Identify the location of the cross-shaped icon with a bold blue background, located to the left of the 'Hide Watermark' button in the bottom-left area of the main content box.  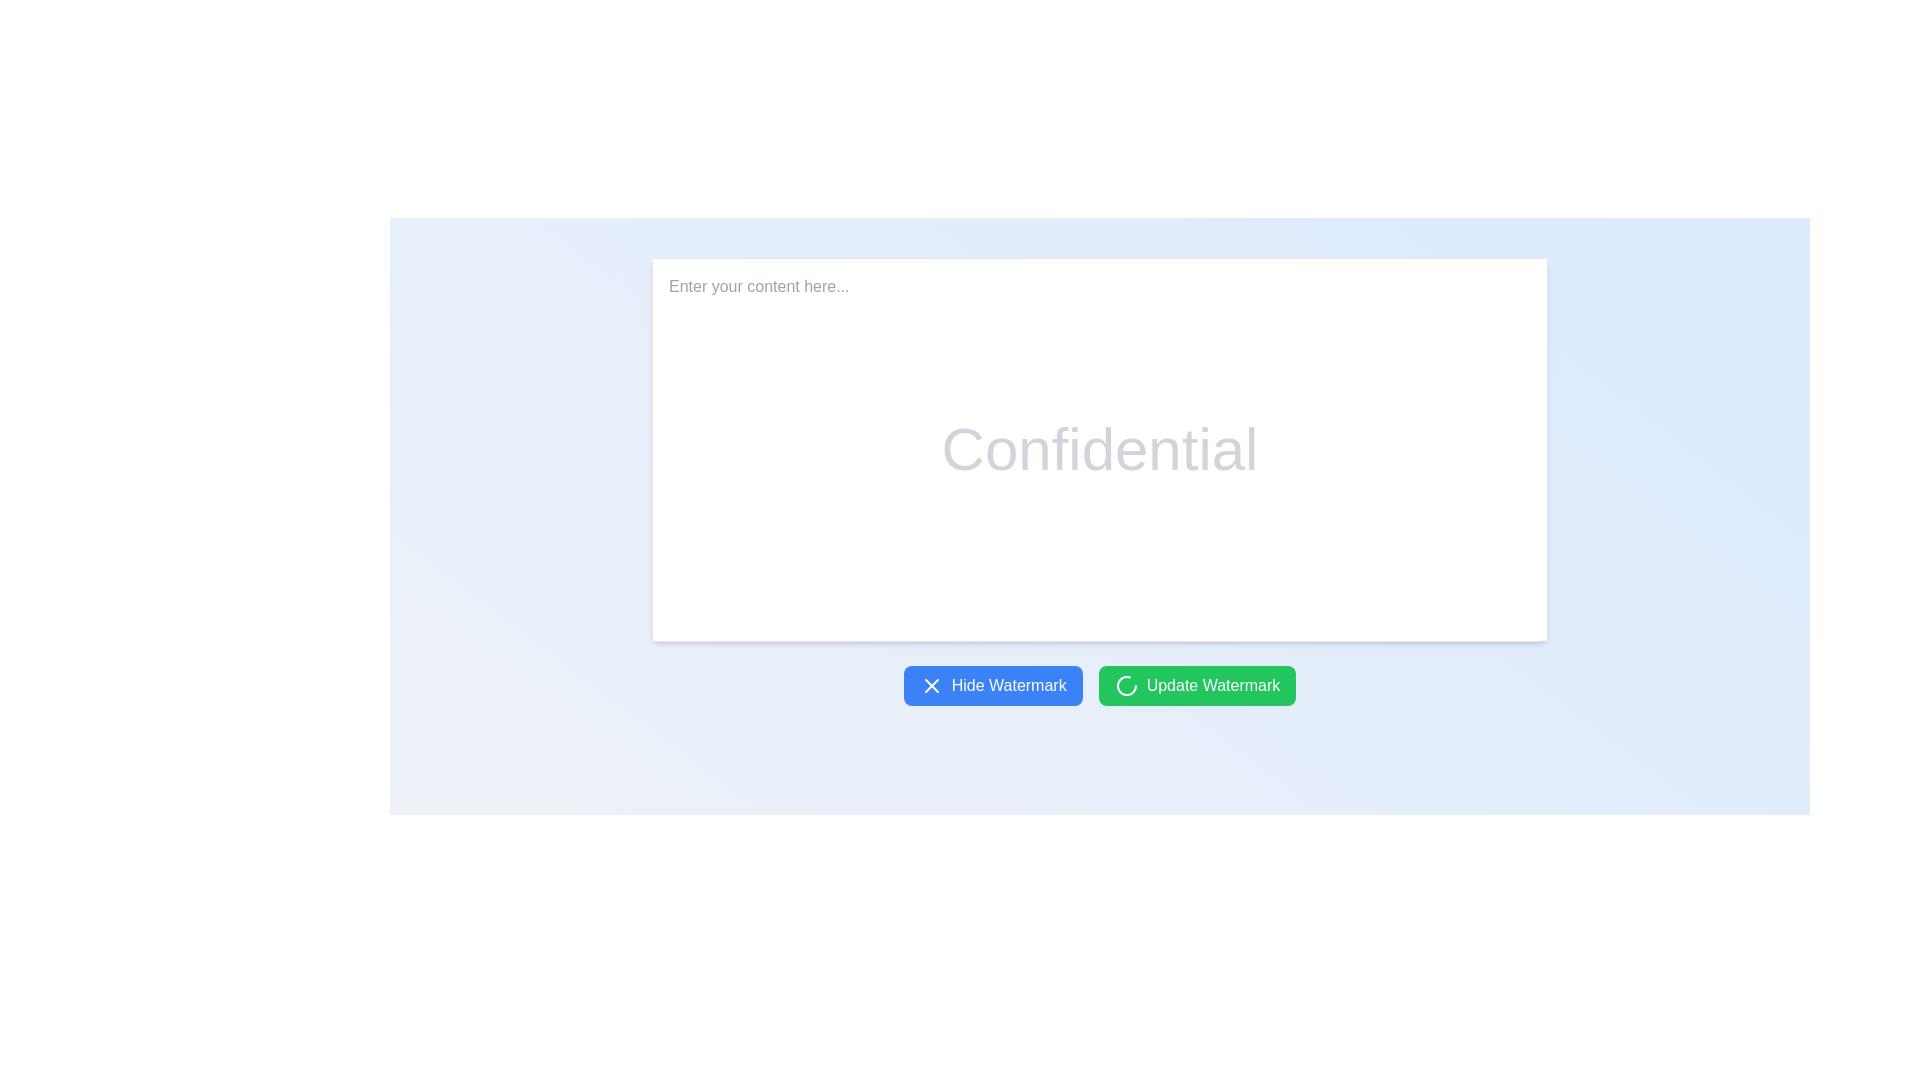
(930, 685).